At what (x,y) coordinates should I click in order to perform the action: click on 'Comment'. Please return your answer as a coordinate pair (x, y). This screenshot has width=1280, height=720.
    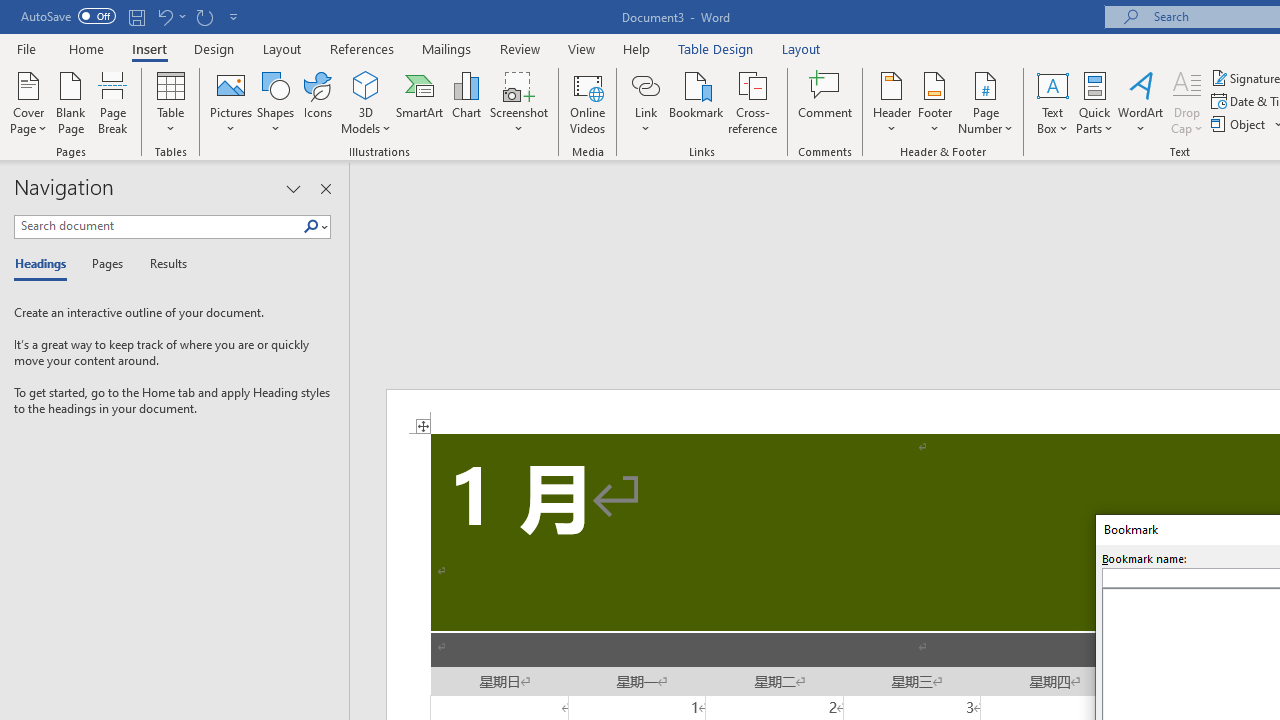
    Looking at the image, I should click on (825, 103).